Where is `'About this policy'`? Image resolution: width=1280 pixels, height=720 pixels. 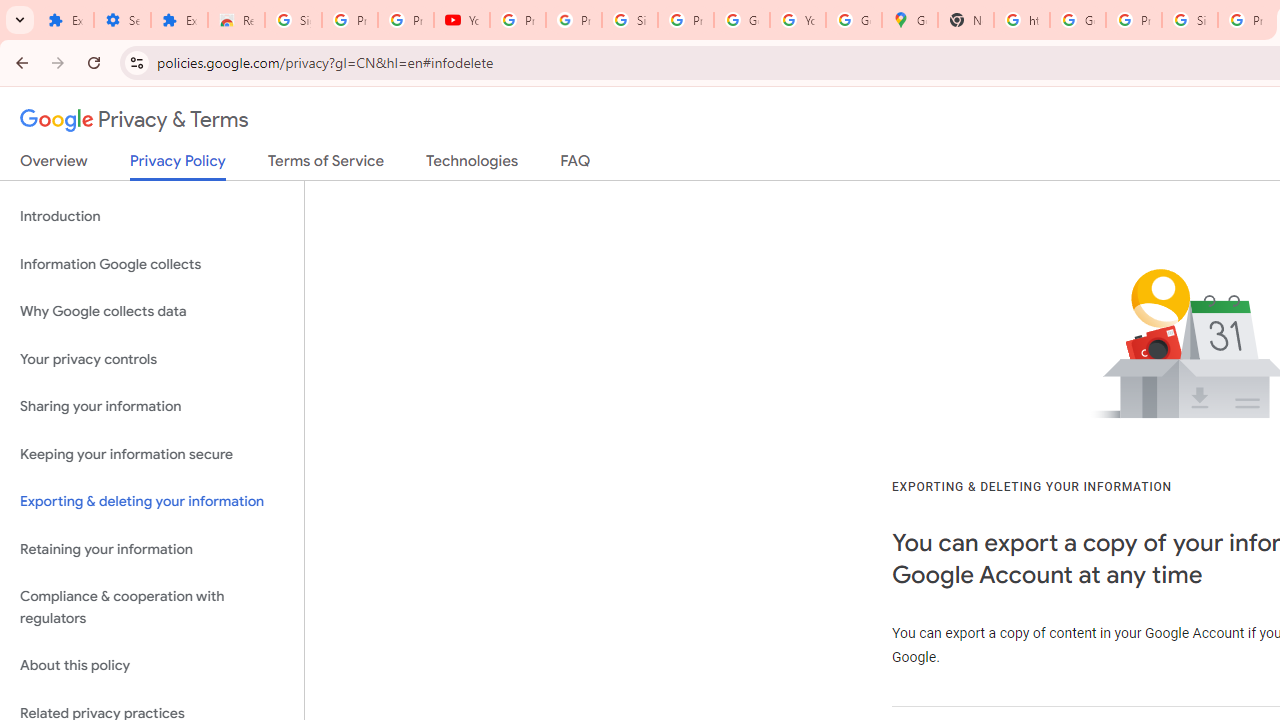 'About this policy' is located at coordinates (151, 666).